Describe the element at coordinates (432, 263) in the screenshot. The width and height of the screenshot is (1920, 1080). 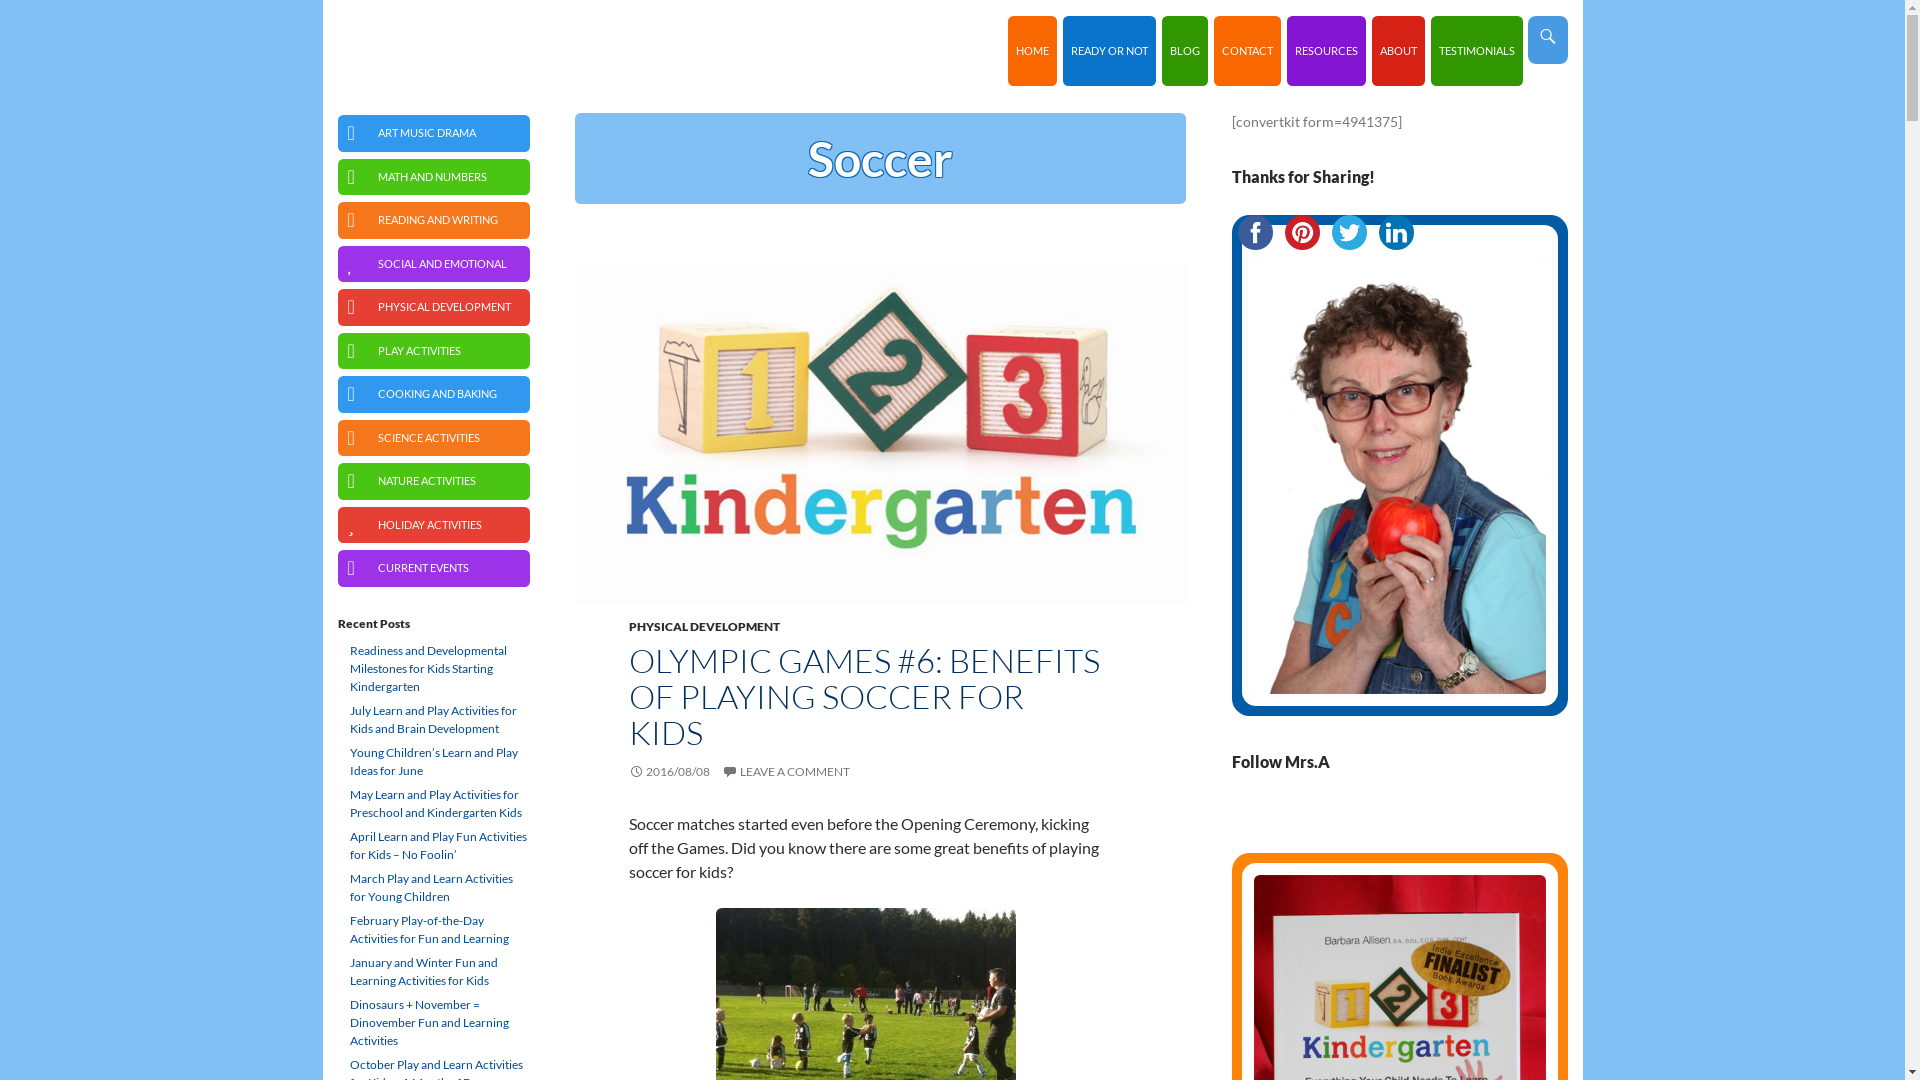
I see `'SOCIAL AND EMOTIONAL'` at that location.